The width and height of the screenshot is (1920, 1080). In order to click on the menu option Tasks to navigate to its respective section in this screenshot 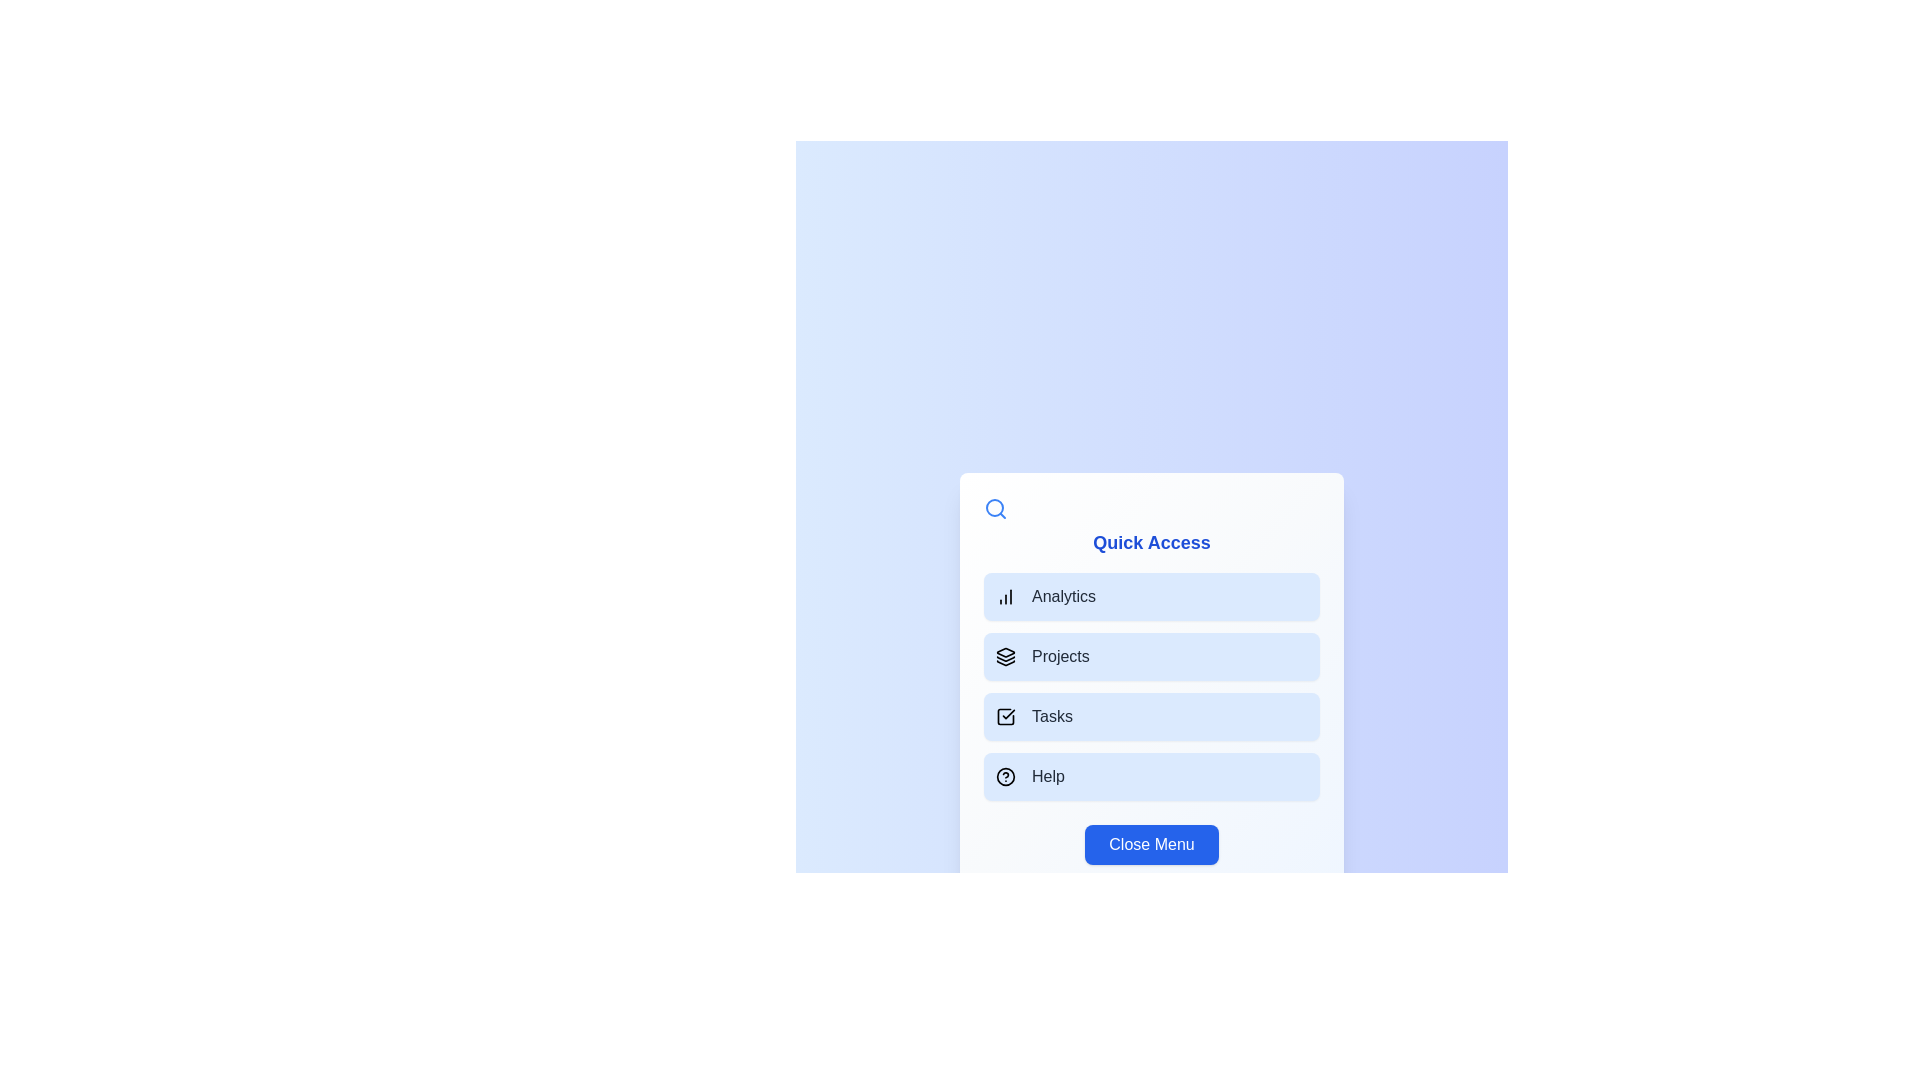, I will do `click(1152, 716)`.